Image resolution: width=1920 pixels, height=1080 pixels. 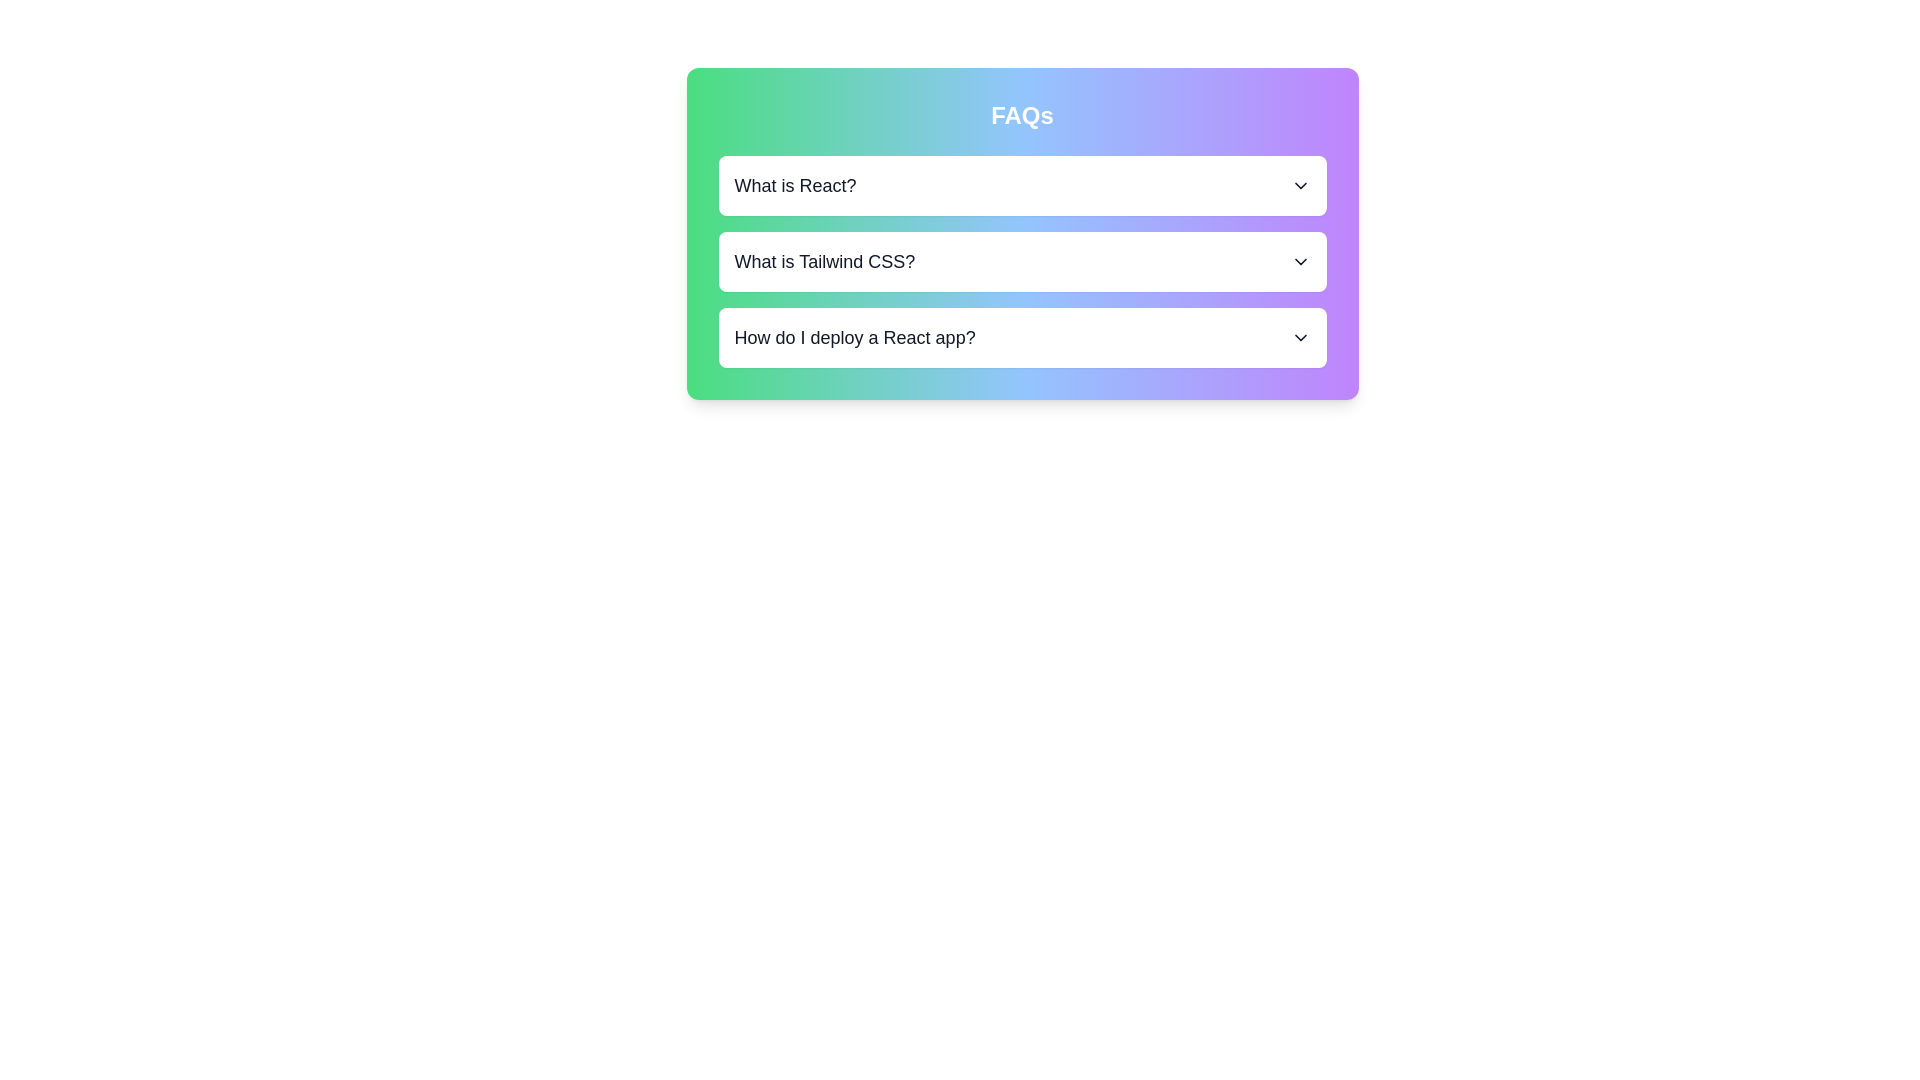 I want to click on the third FAQ item labeled 'How do I deploy a React app?', so click(x=1022, y=337).